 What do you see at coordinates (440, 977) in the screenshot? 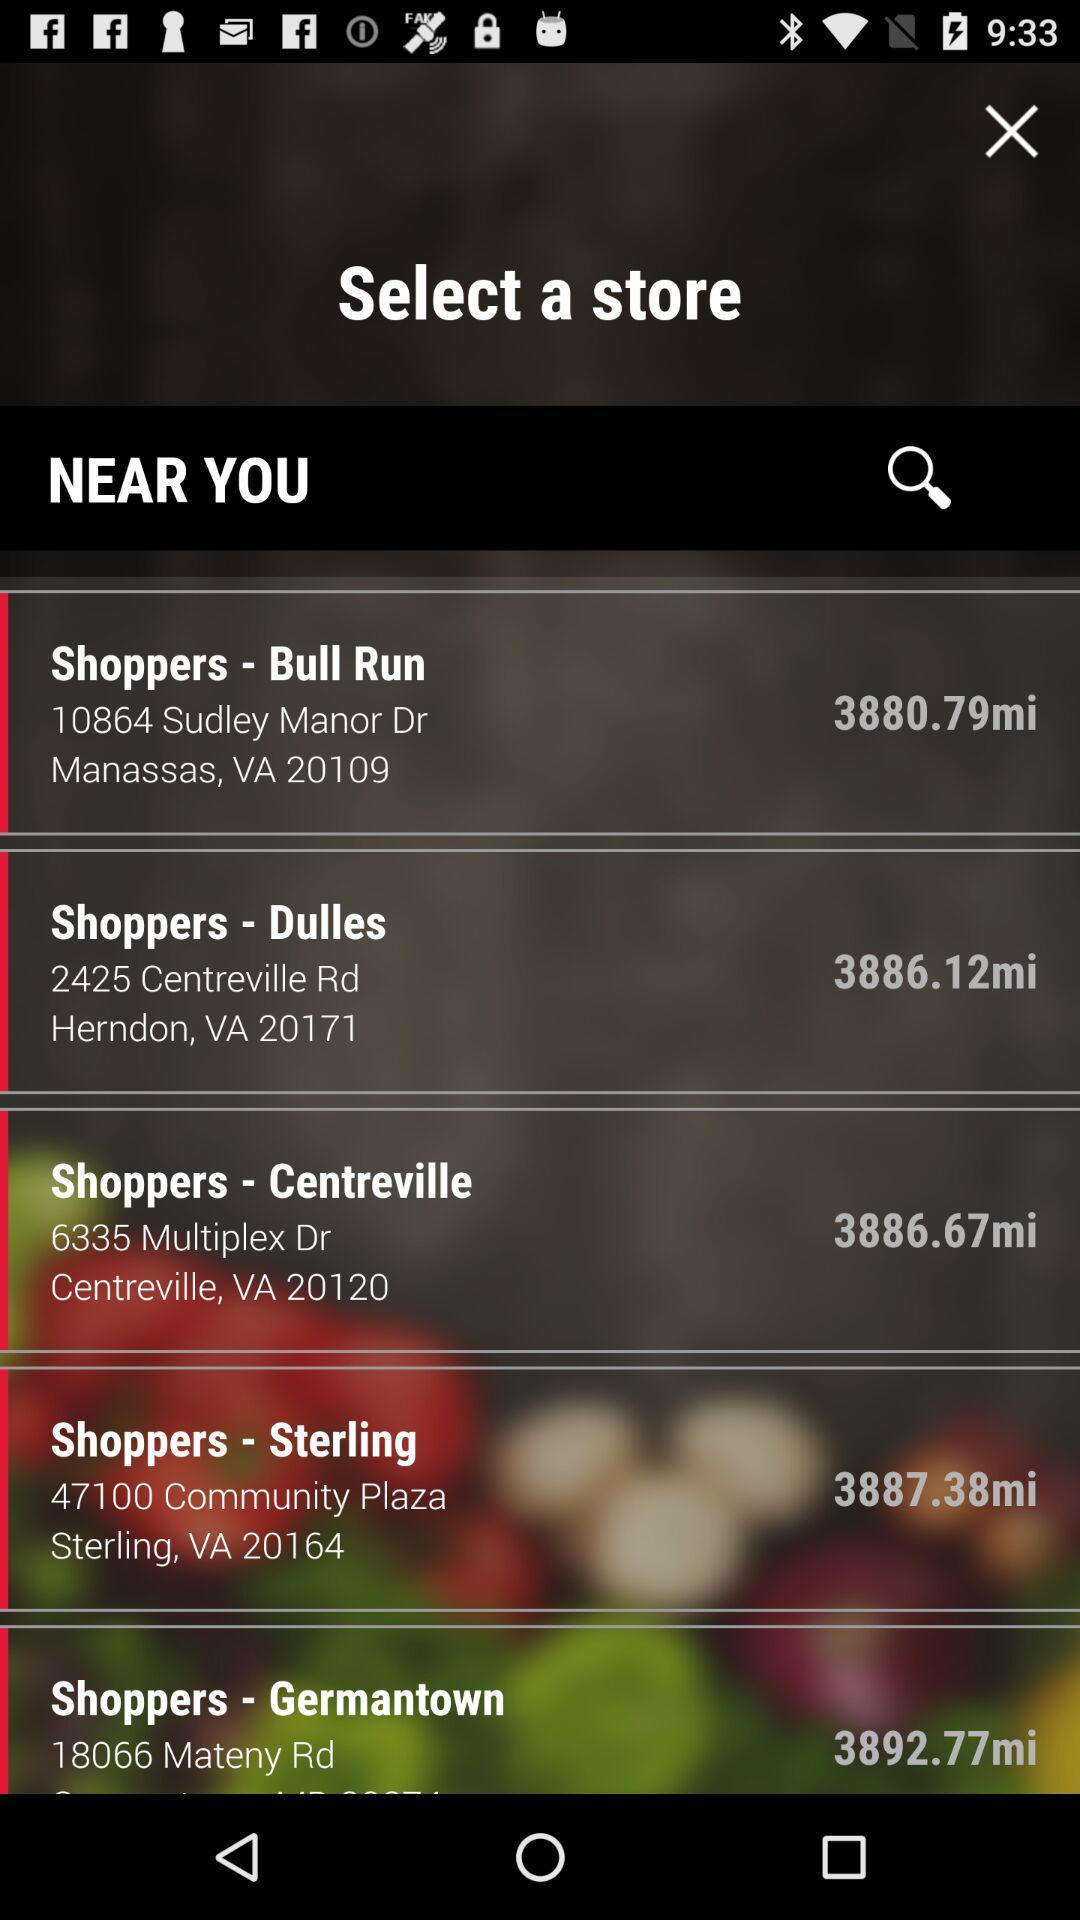
I see `icon next to the 3886.12mi item` at bounding box center [440, 977].